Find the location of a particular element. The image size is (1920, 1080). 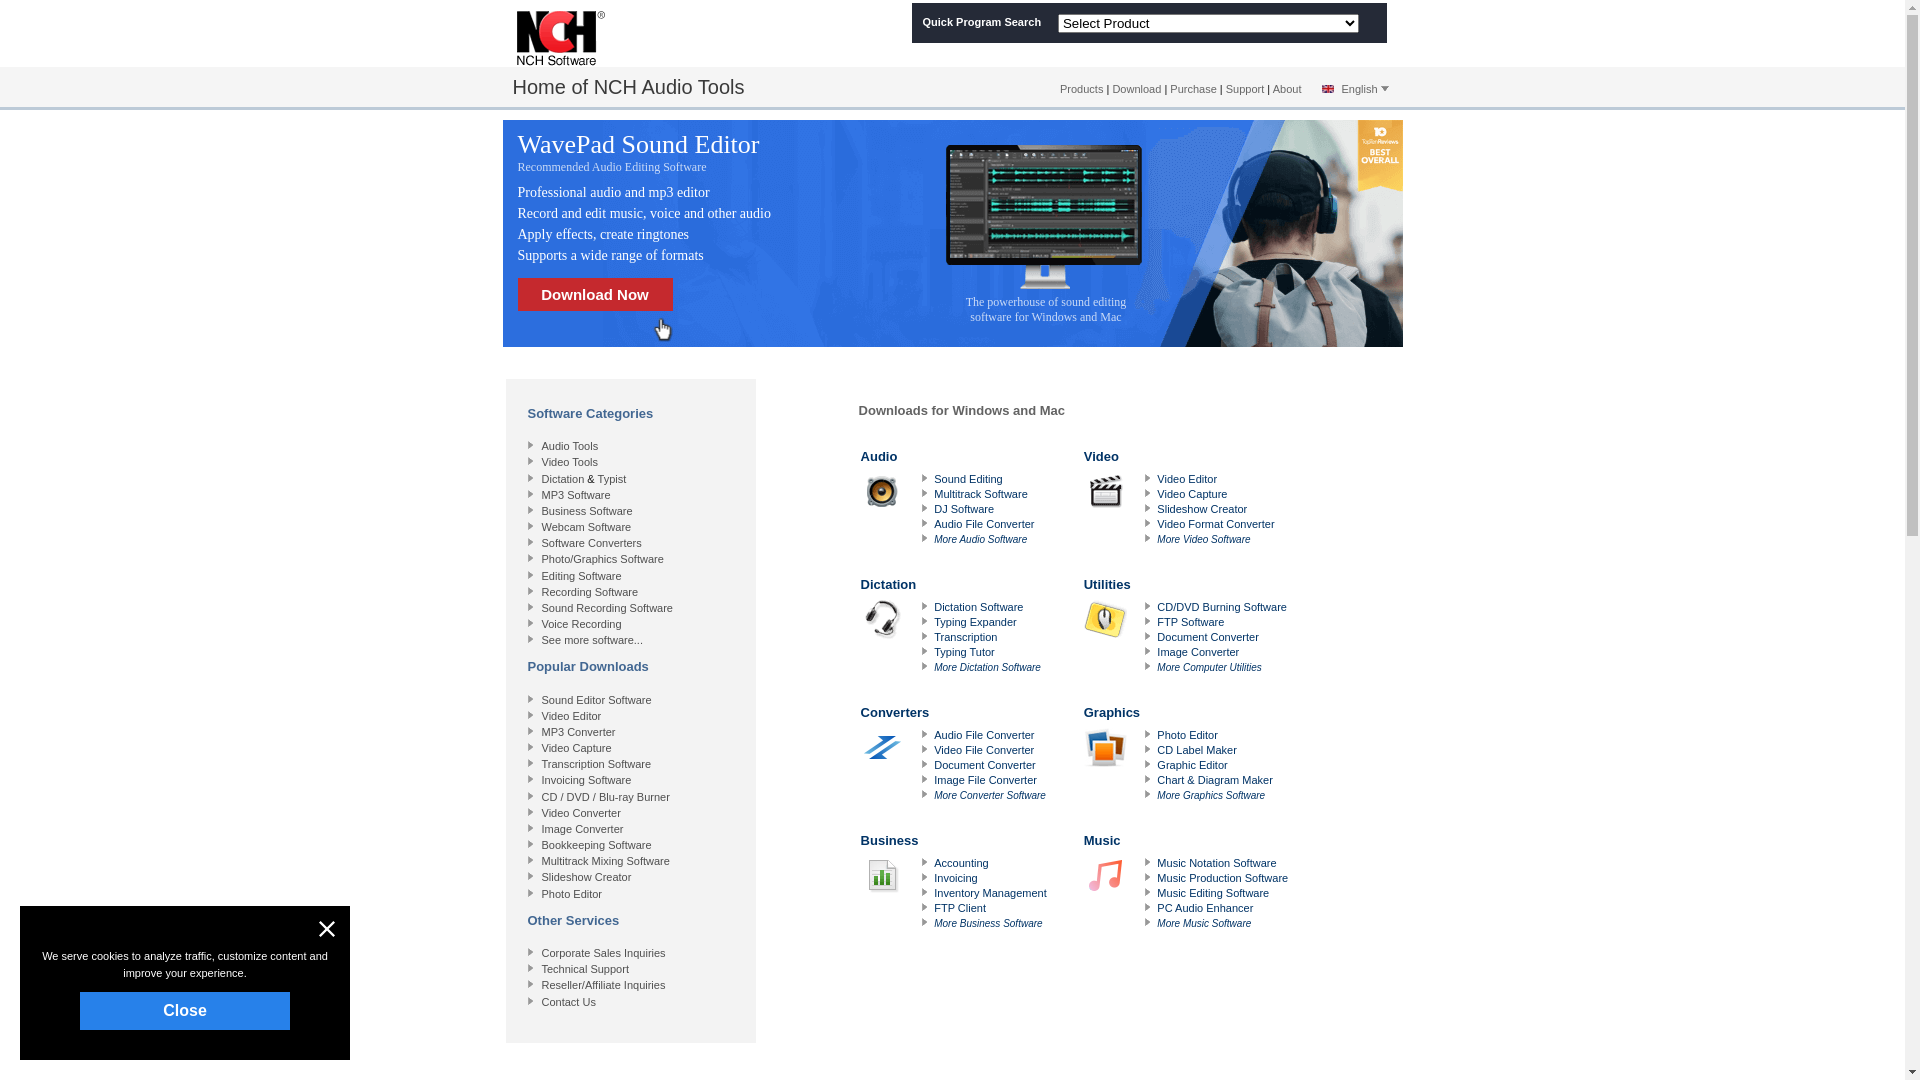

'Download Now' is located at coordinates (594, 294).